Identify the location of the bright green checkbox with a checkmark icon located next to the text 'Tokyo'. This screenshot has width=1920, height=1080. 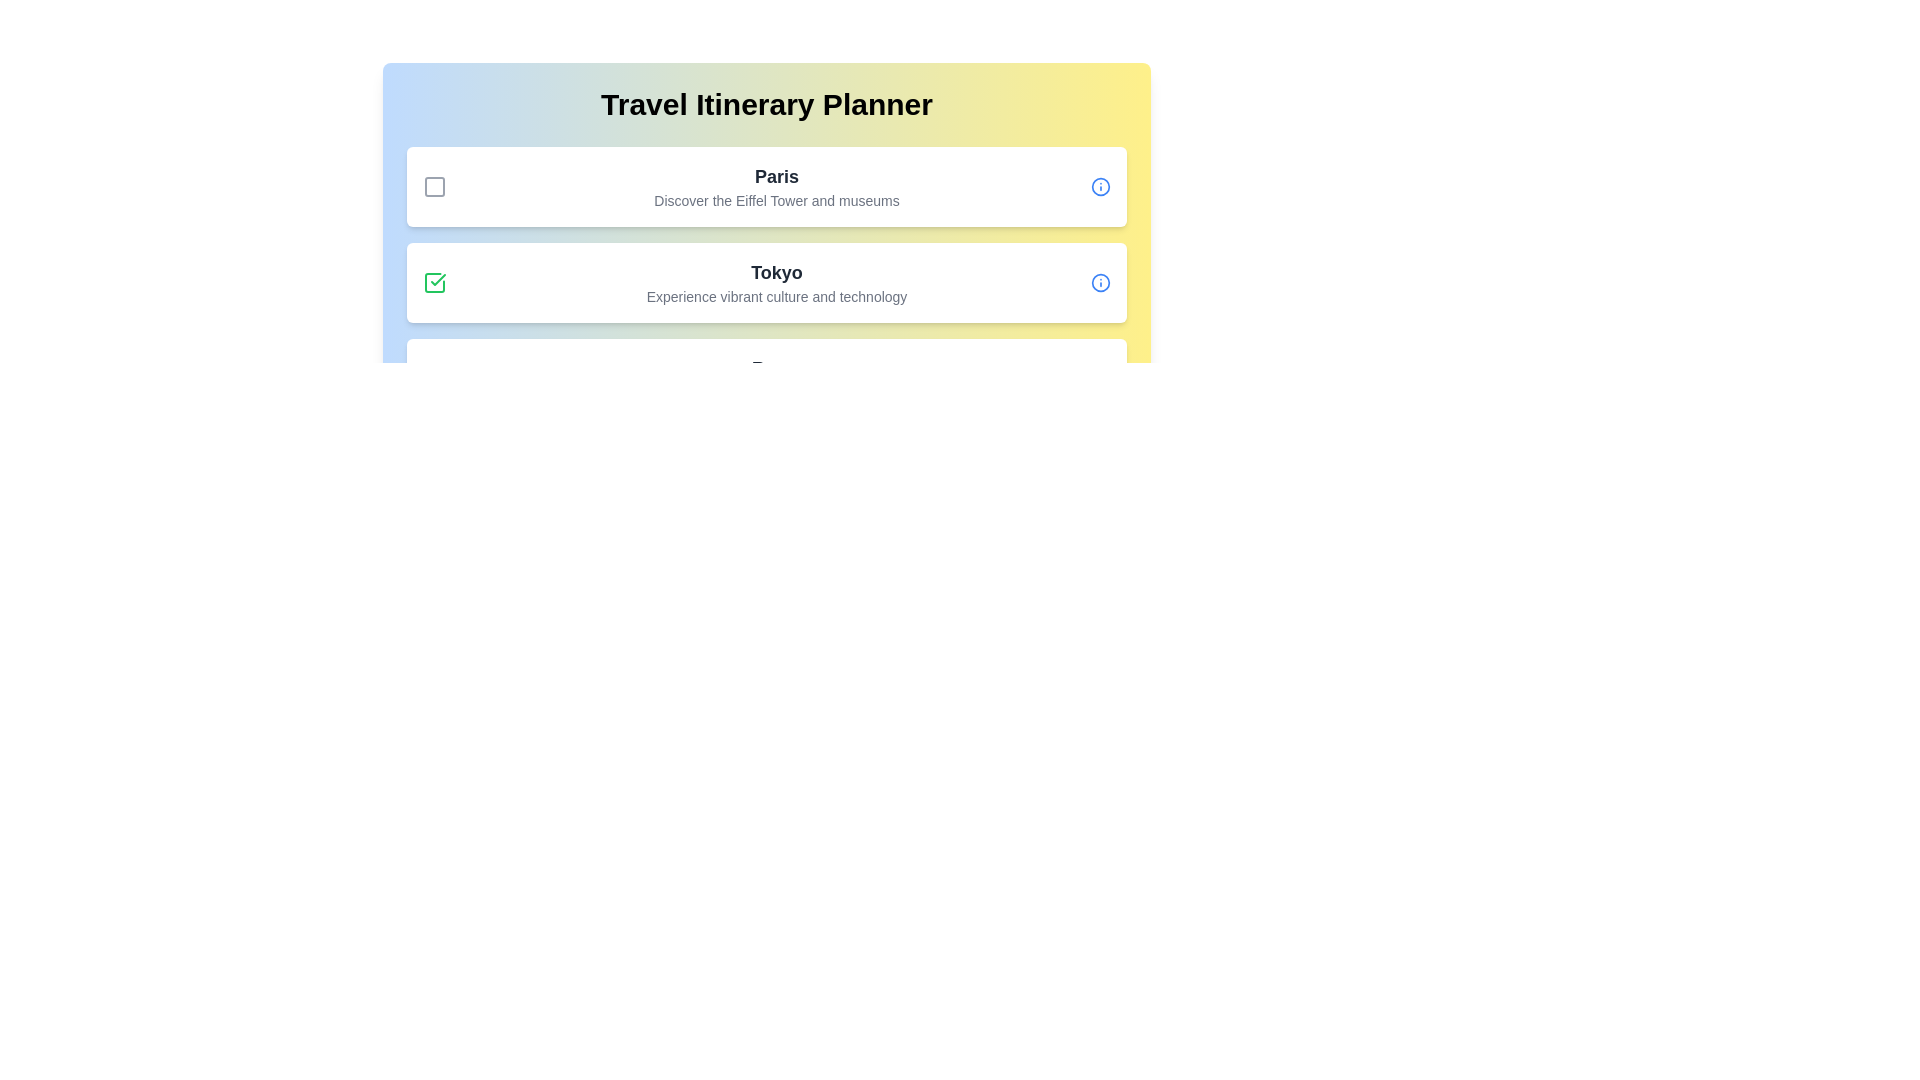
(434, 282).